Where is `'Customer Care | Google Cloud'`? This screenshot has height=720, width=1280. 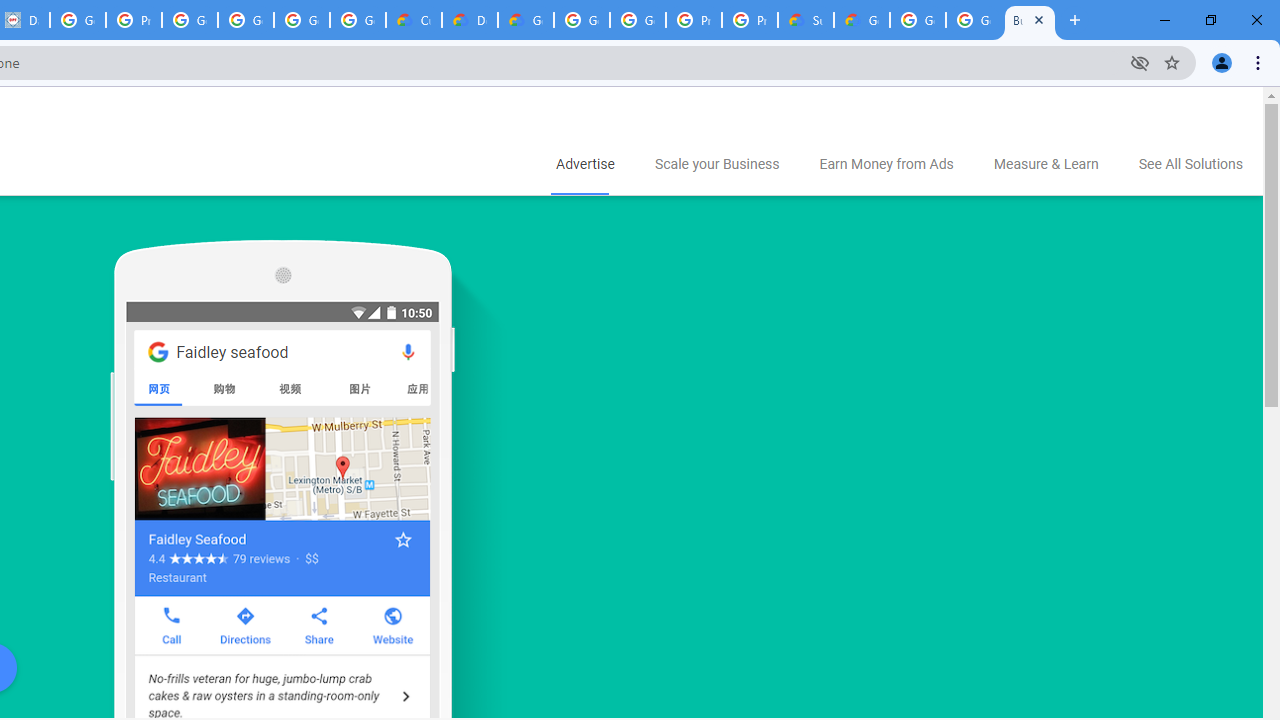
'Customer Care | Google Cloud' is located at coordinates (413, 20).